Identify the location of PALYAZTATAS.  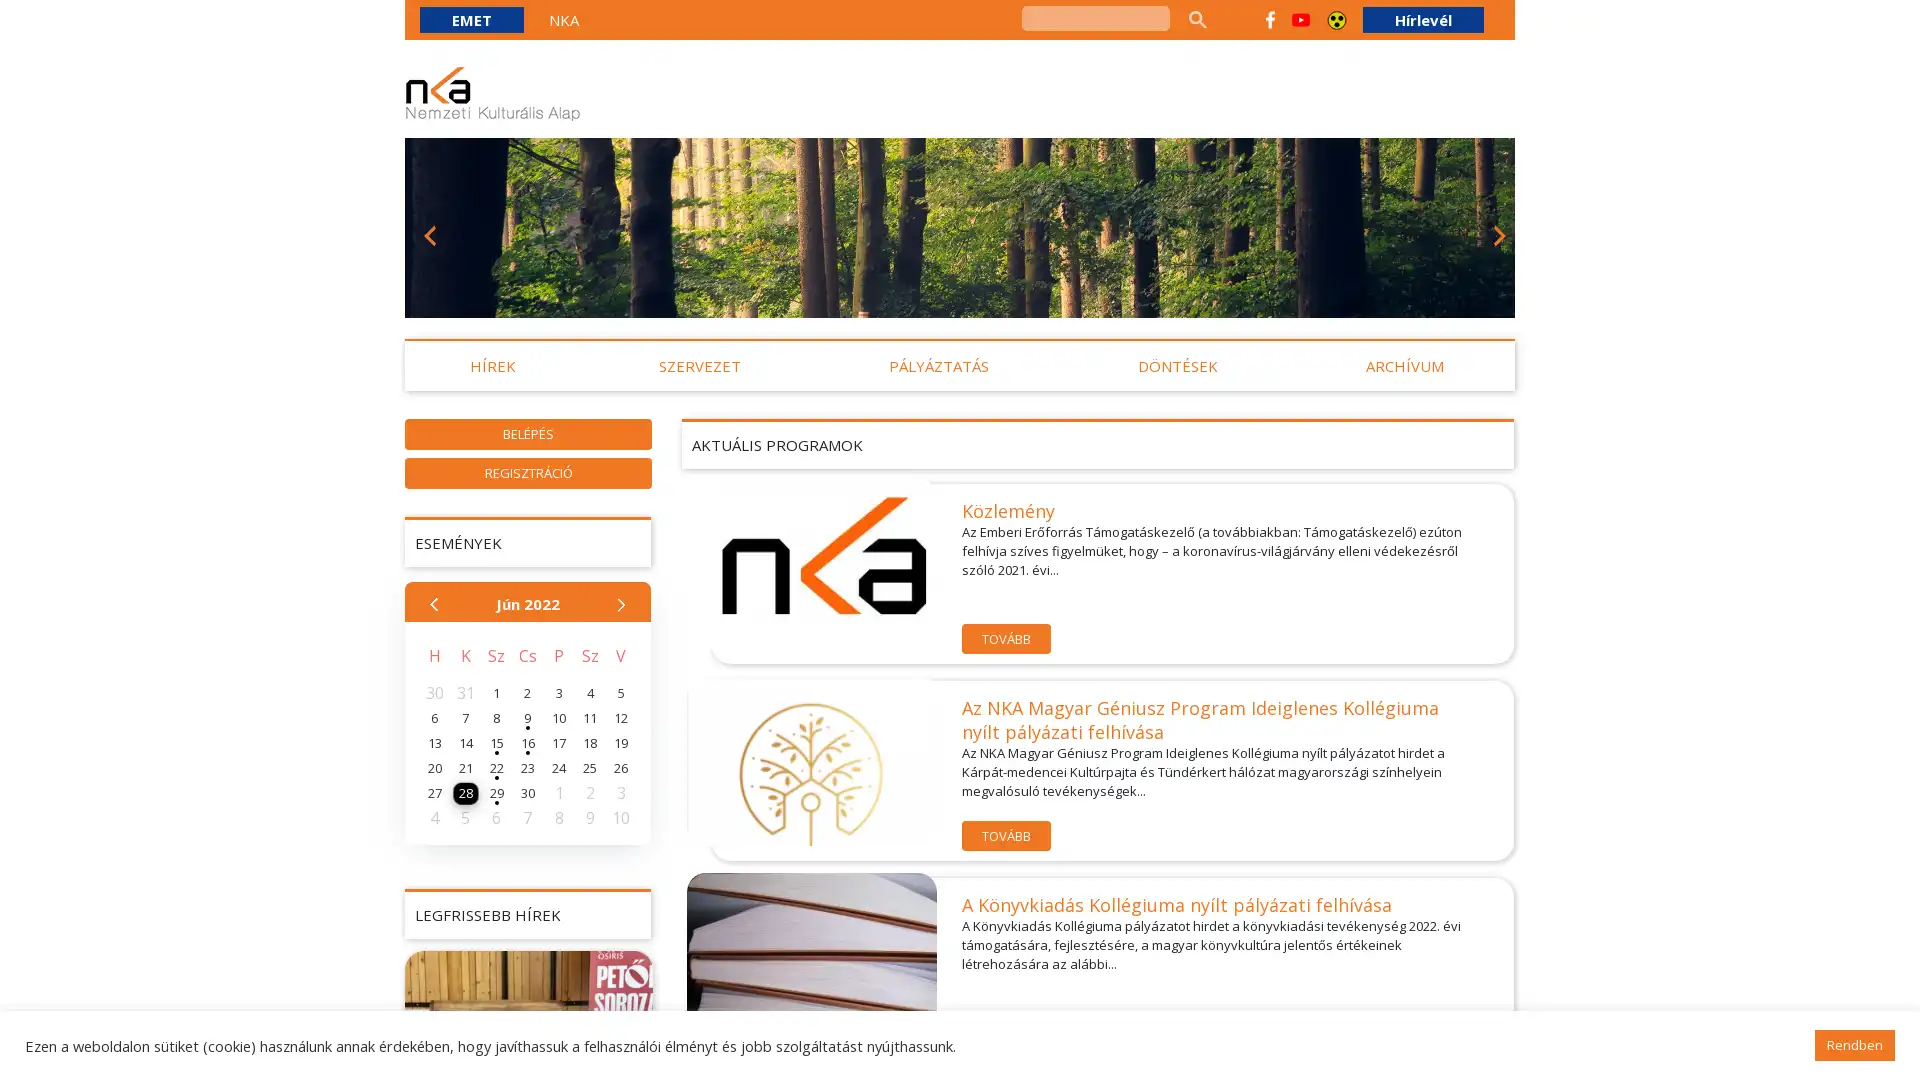
(938, 366).